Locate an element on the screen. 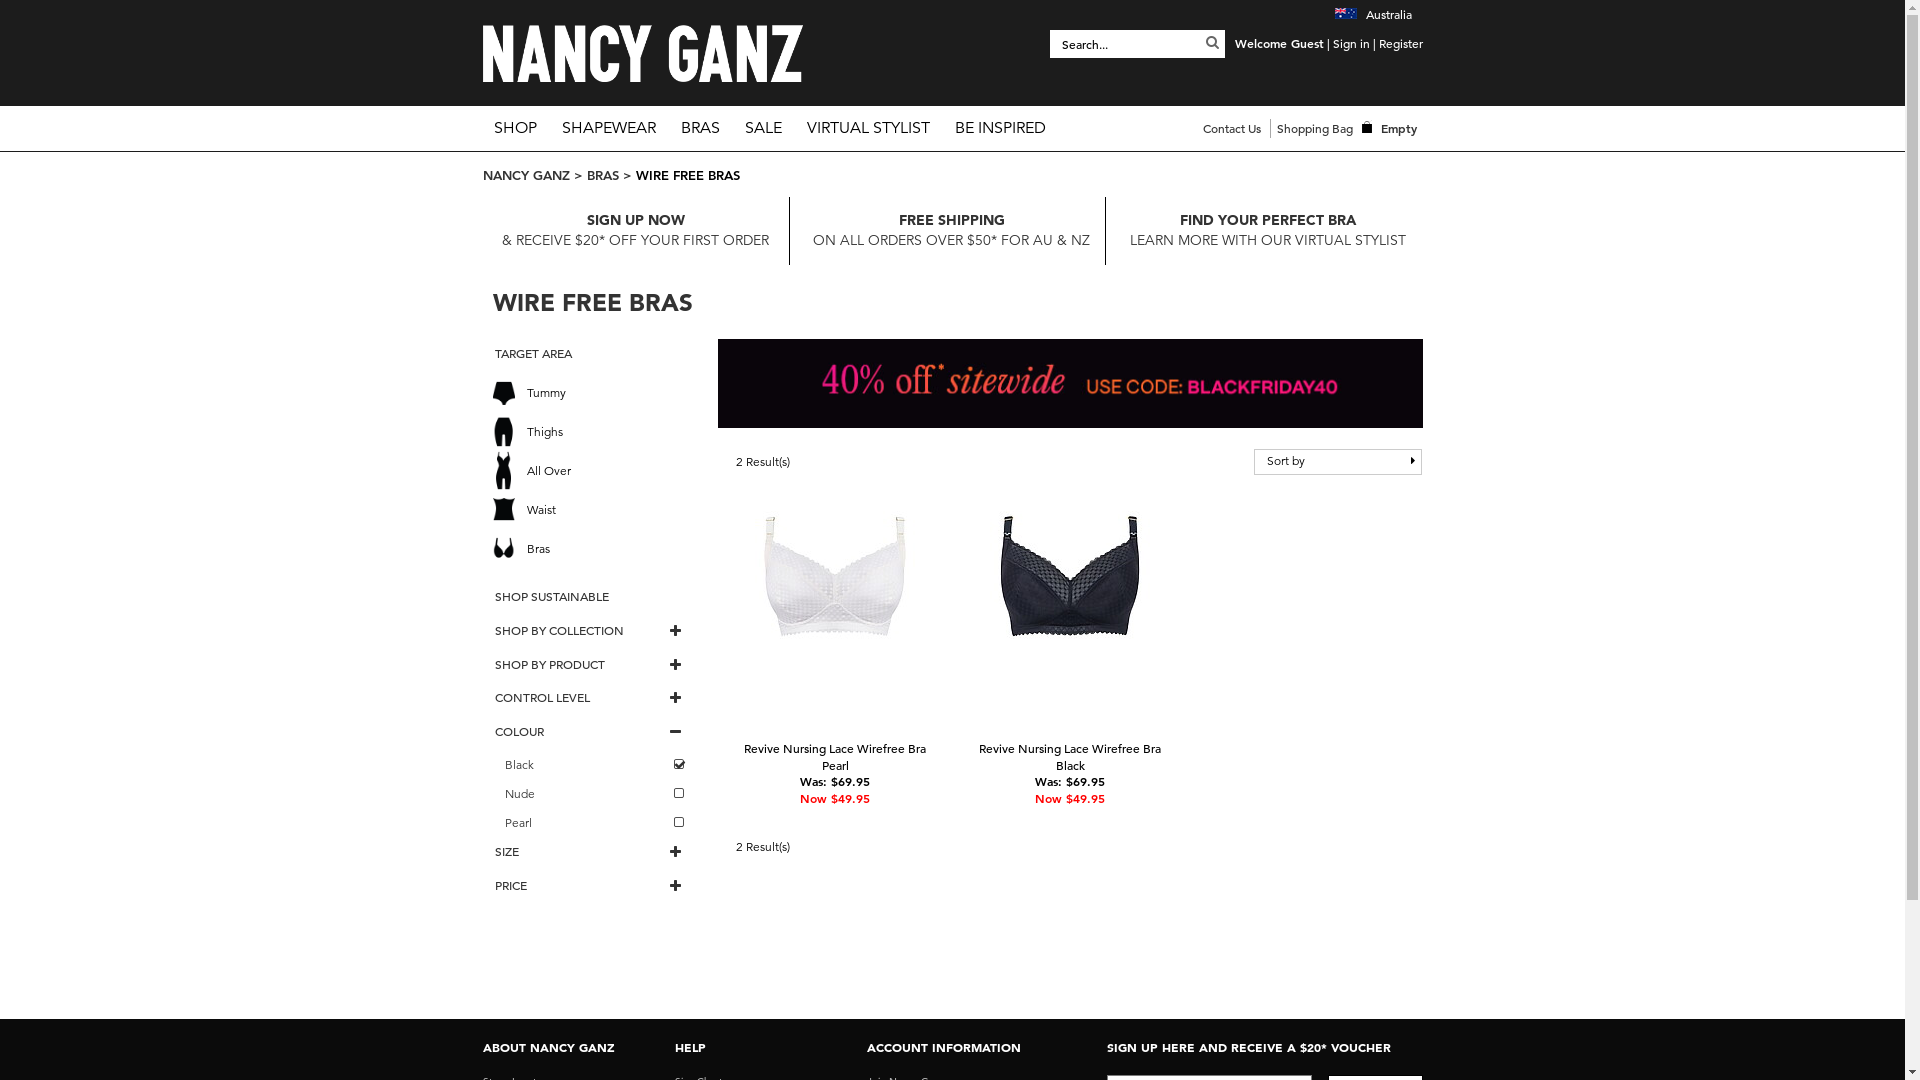  'FIND YOUR PERFECT BRALEARN MORE WITH OUR VIRTUAL STYLIST' is located at coordinates (1266, 229).